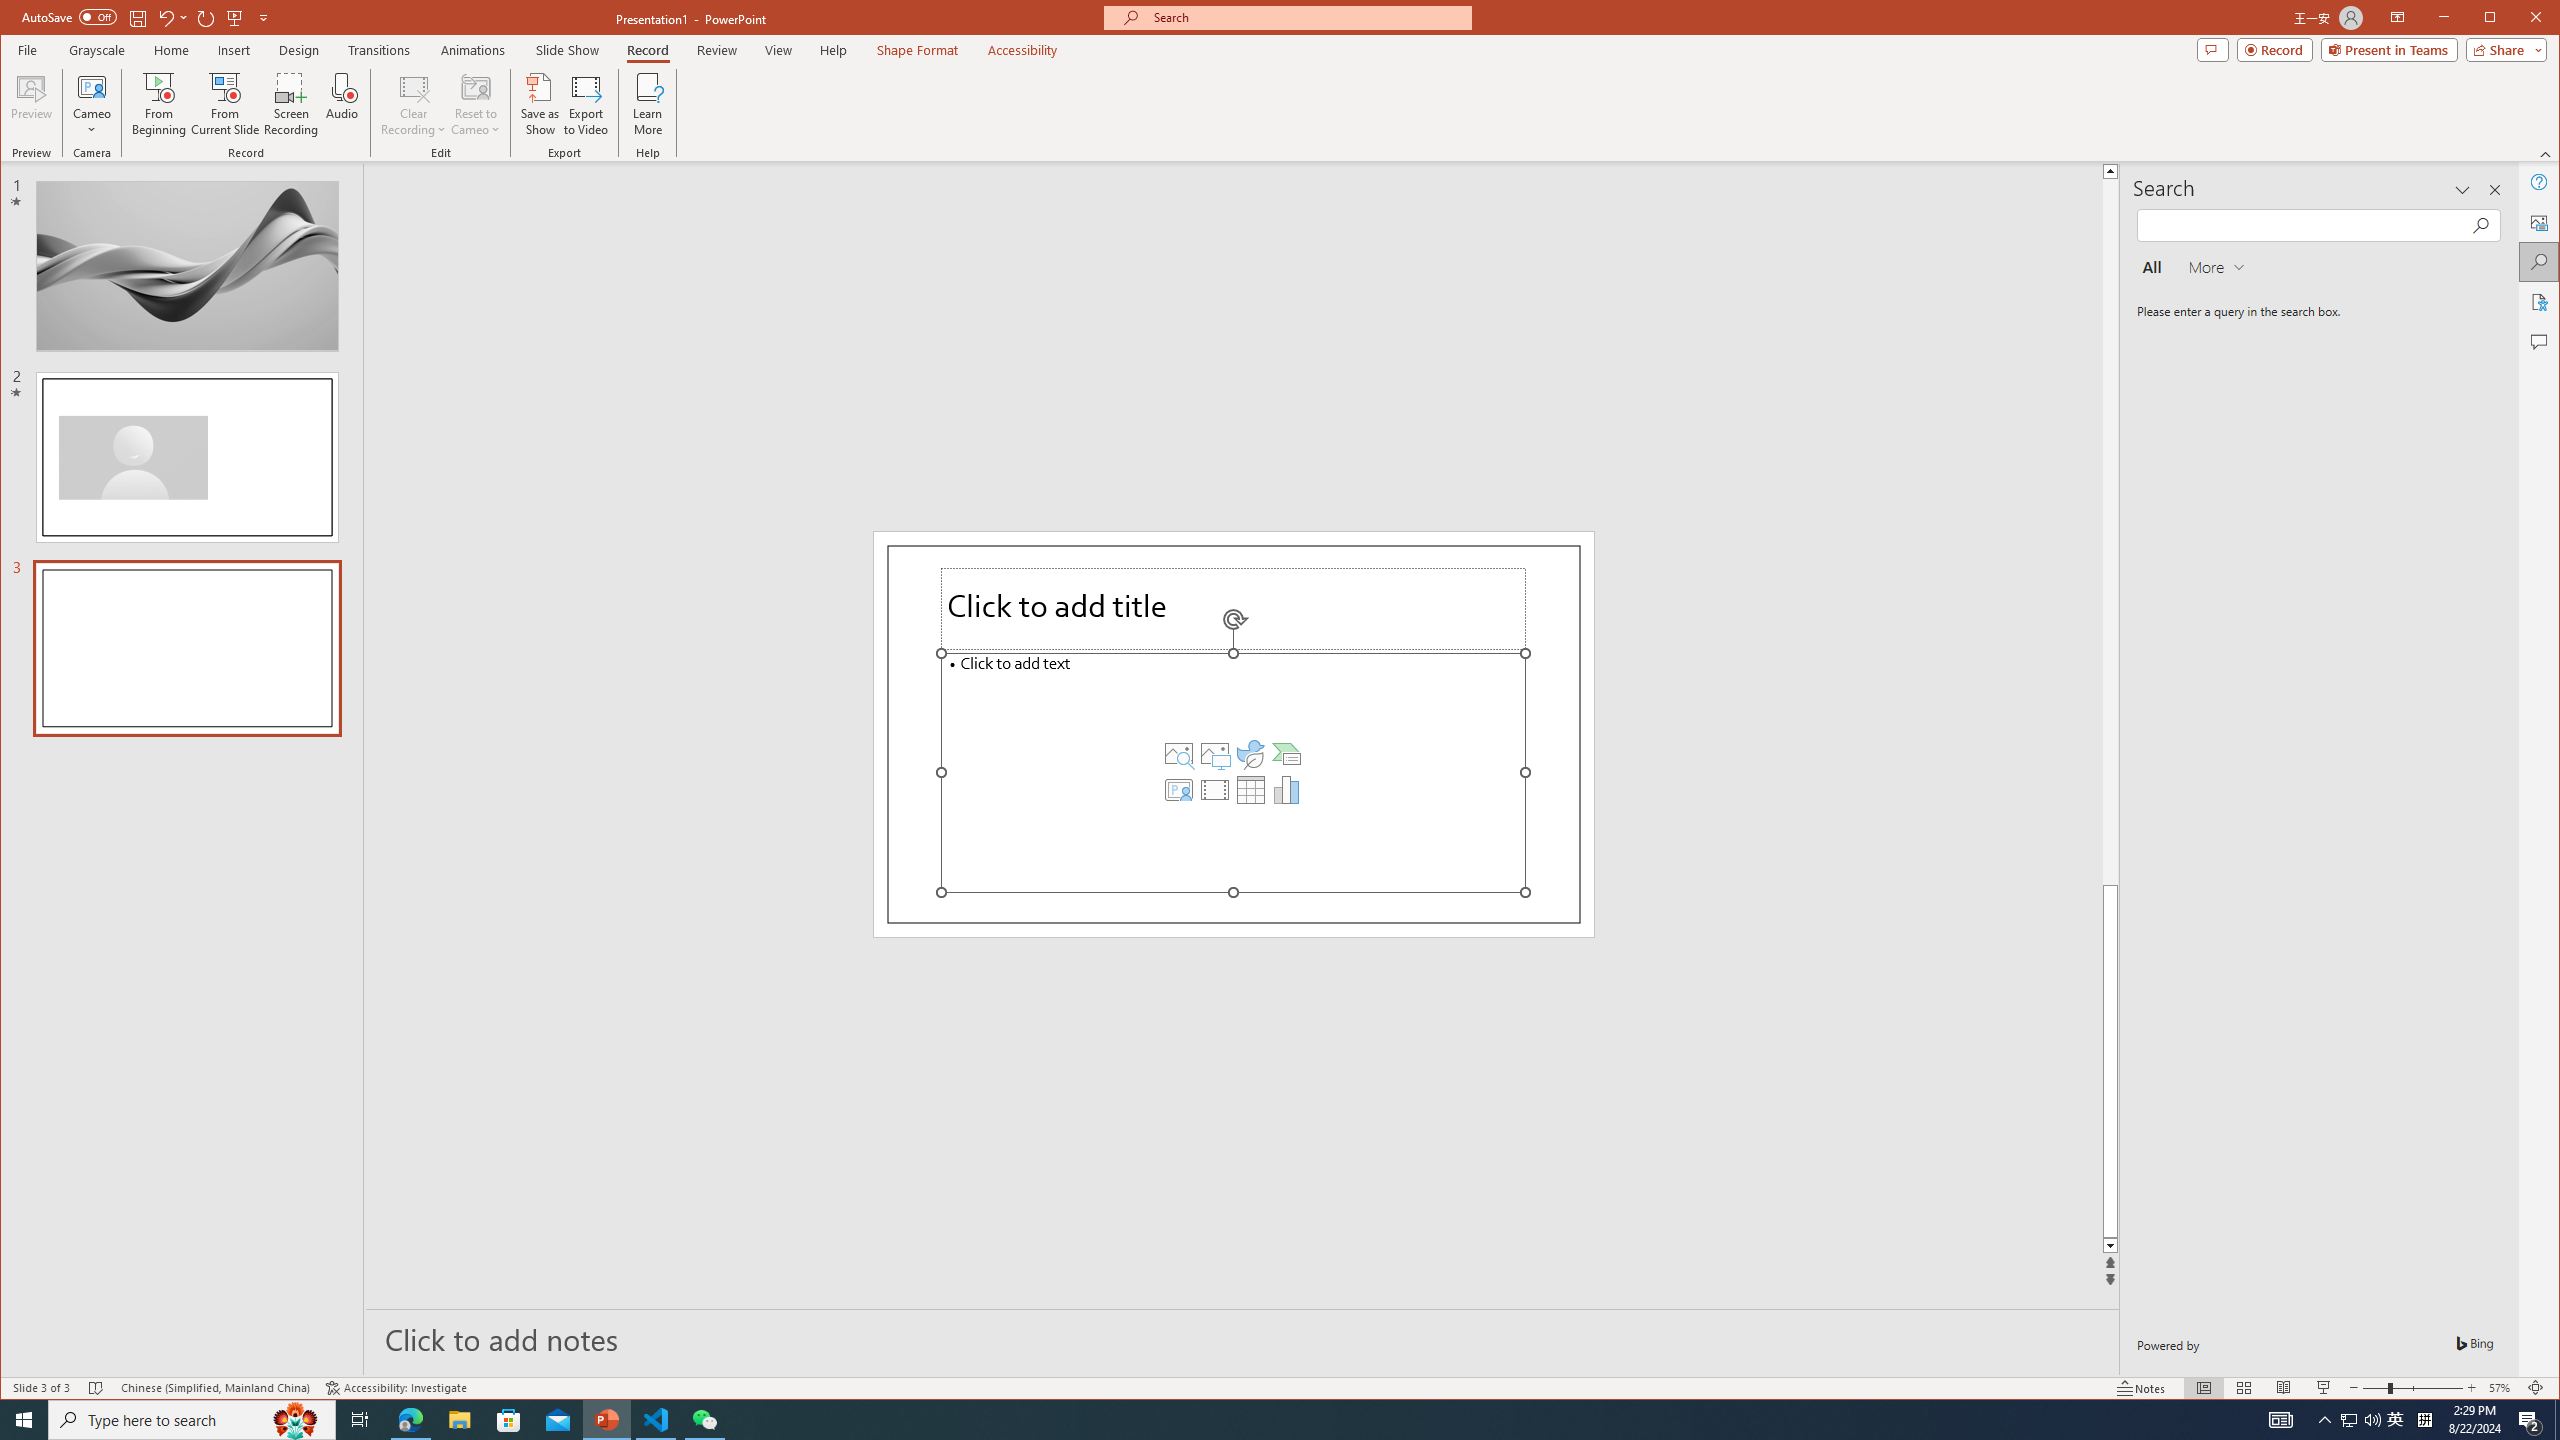 The image size is (2560, 1440). Describe the element at coordinates (1250, 752) in the screenshot. I see `'Insert an Icon'` at that location.